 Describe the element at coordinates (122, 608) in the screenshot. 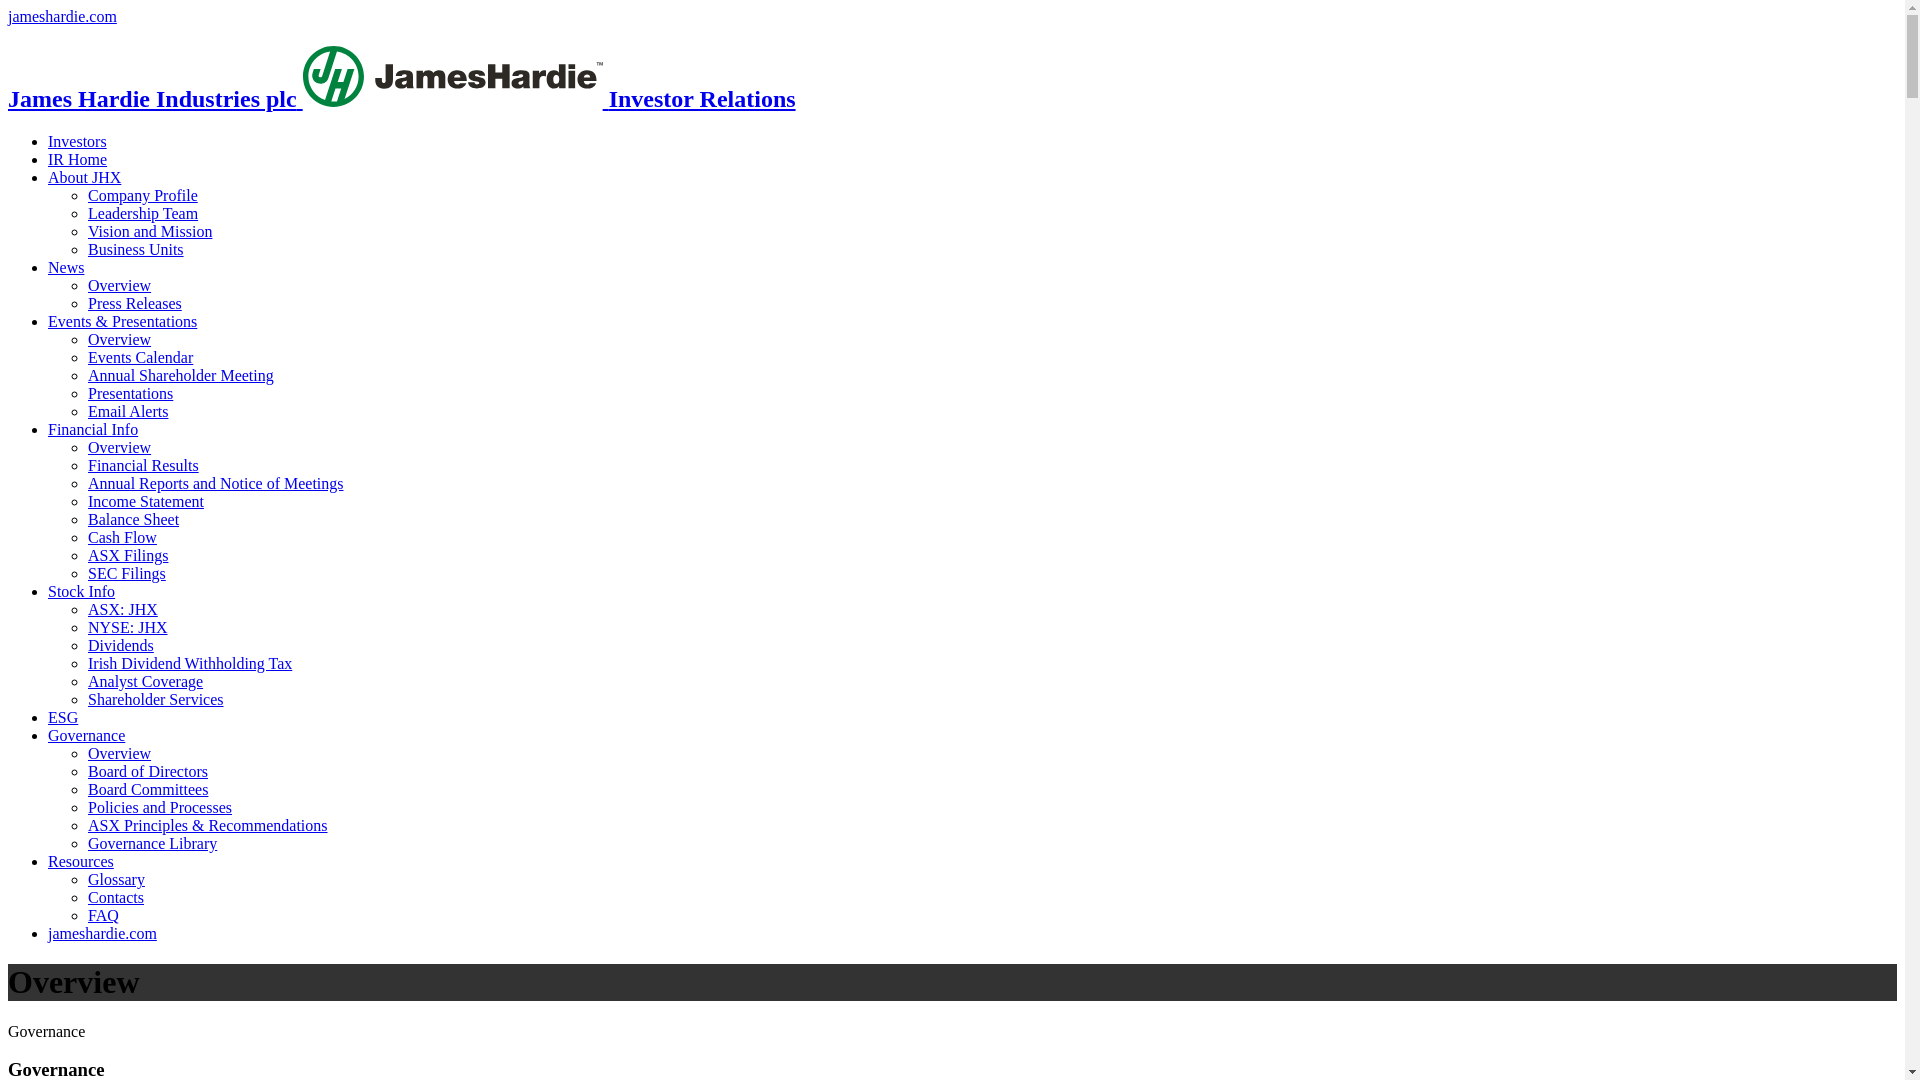

I see `'ASX: JHX'` at that location.